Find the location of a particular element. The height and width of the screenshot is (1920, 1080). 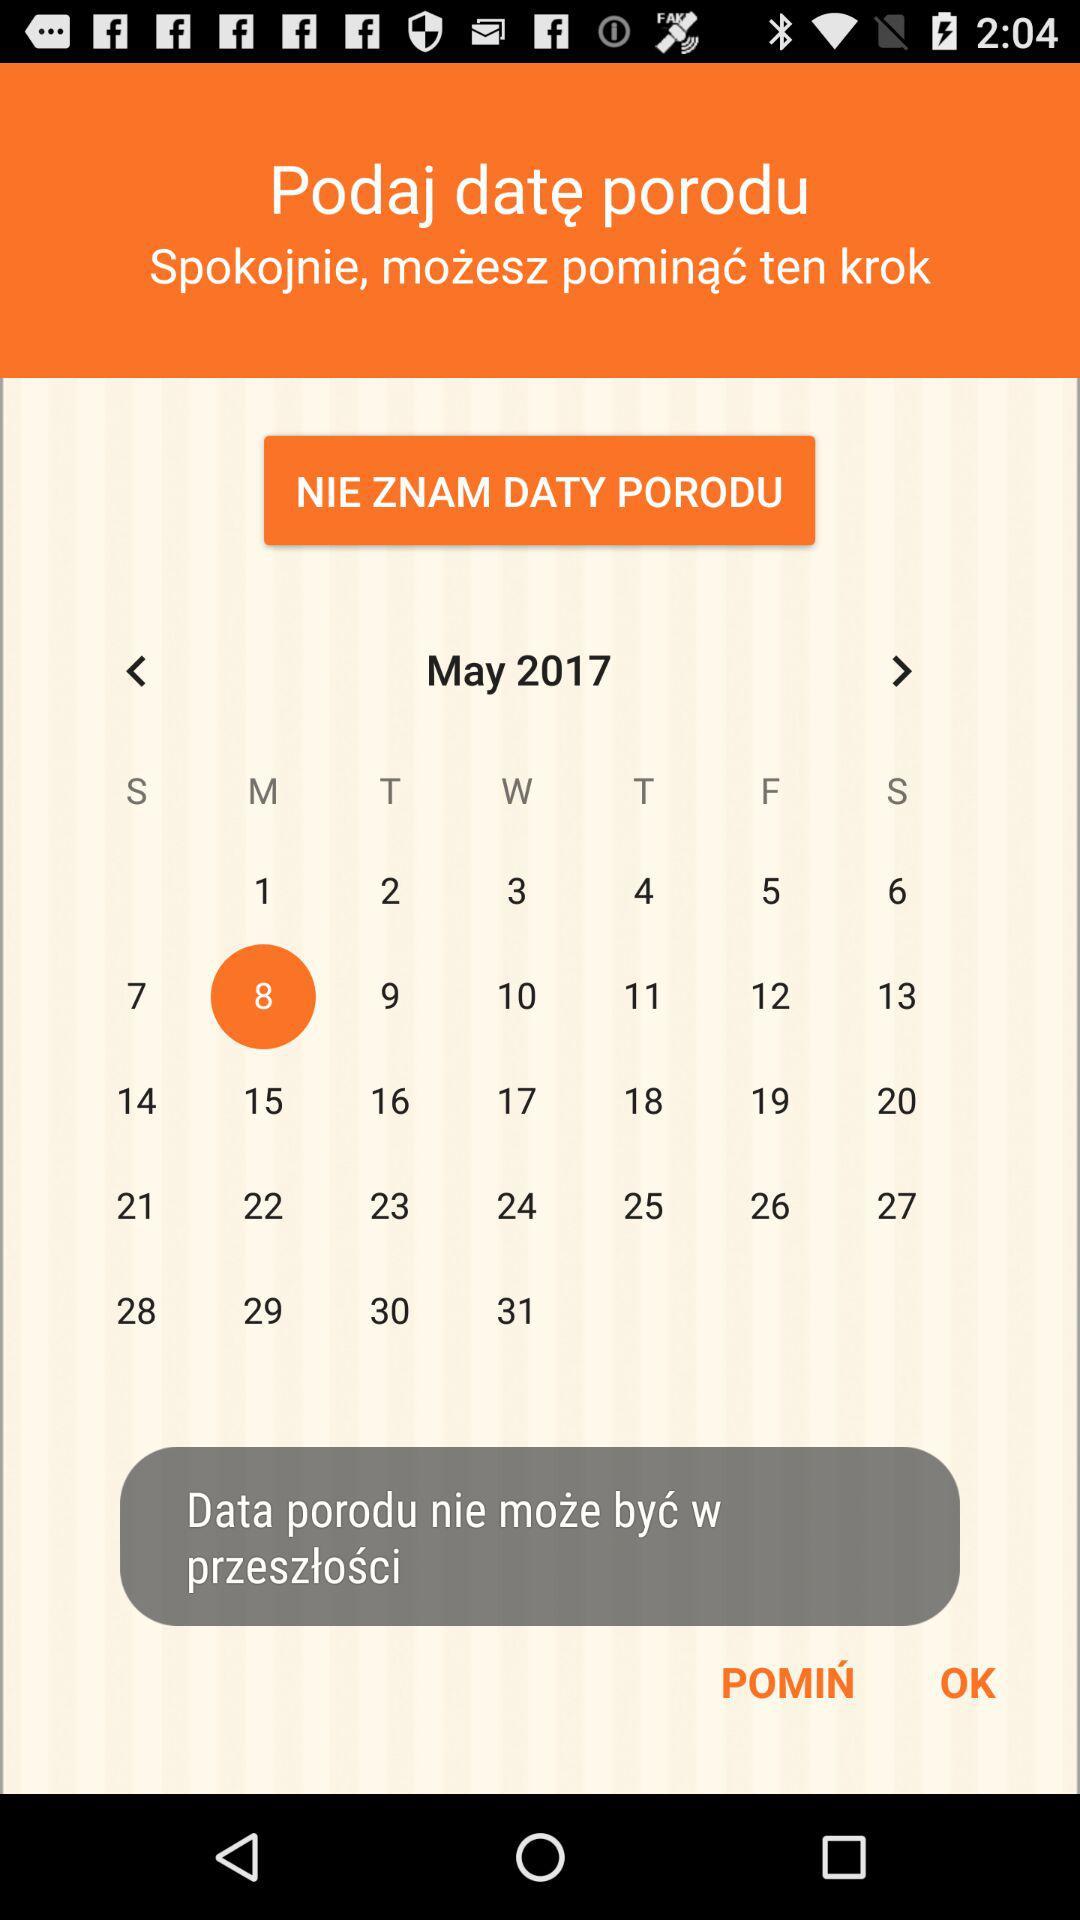

the arrow_backward icon is located at coordinates (135, 718).